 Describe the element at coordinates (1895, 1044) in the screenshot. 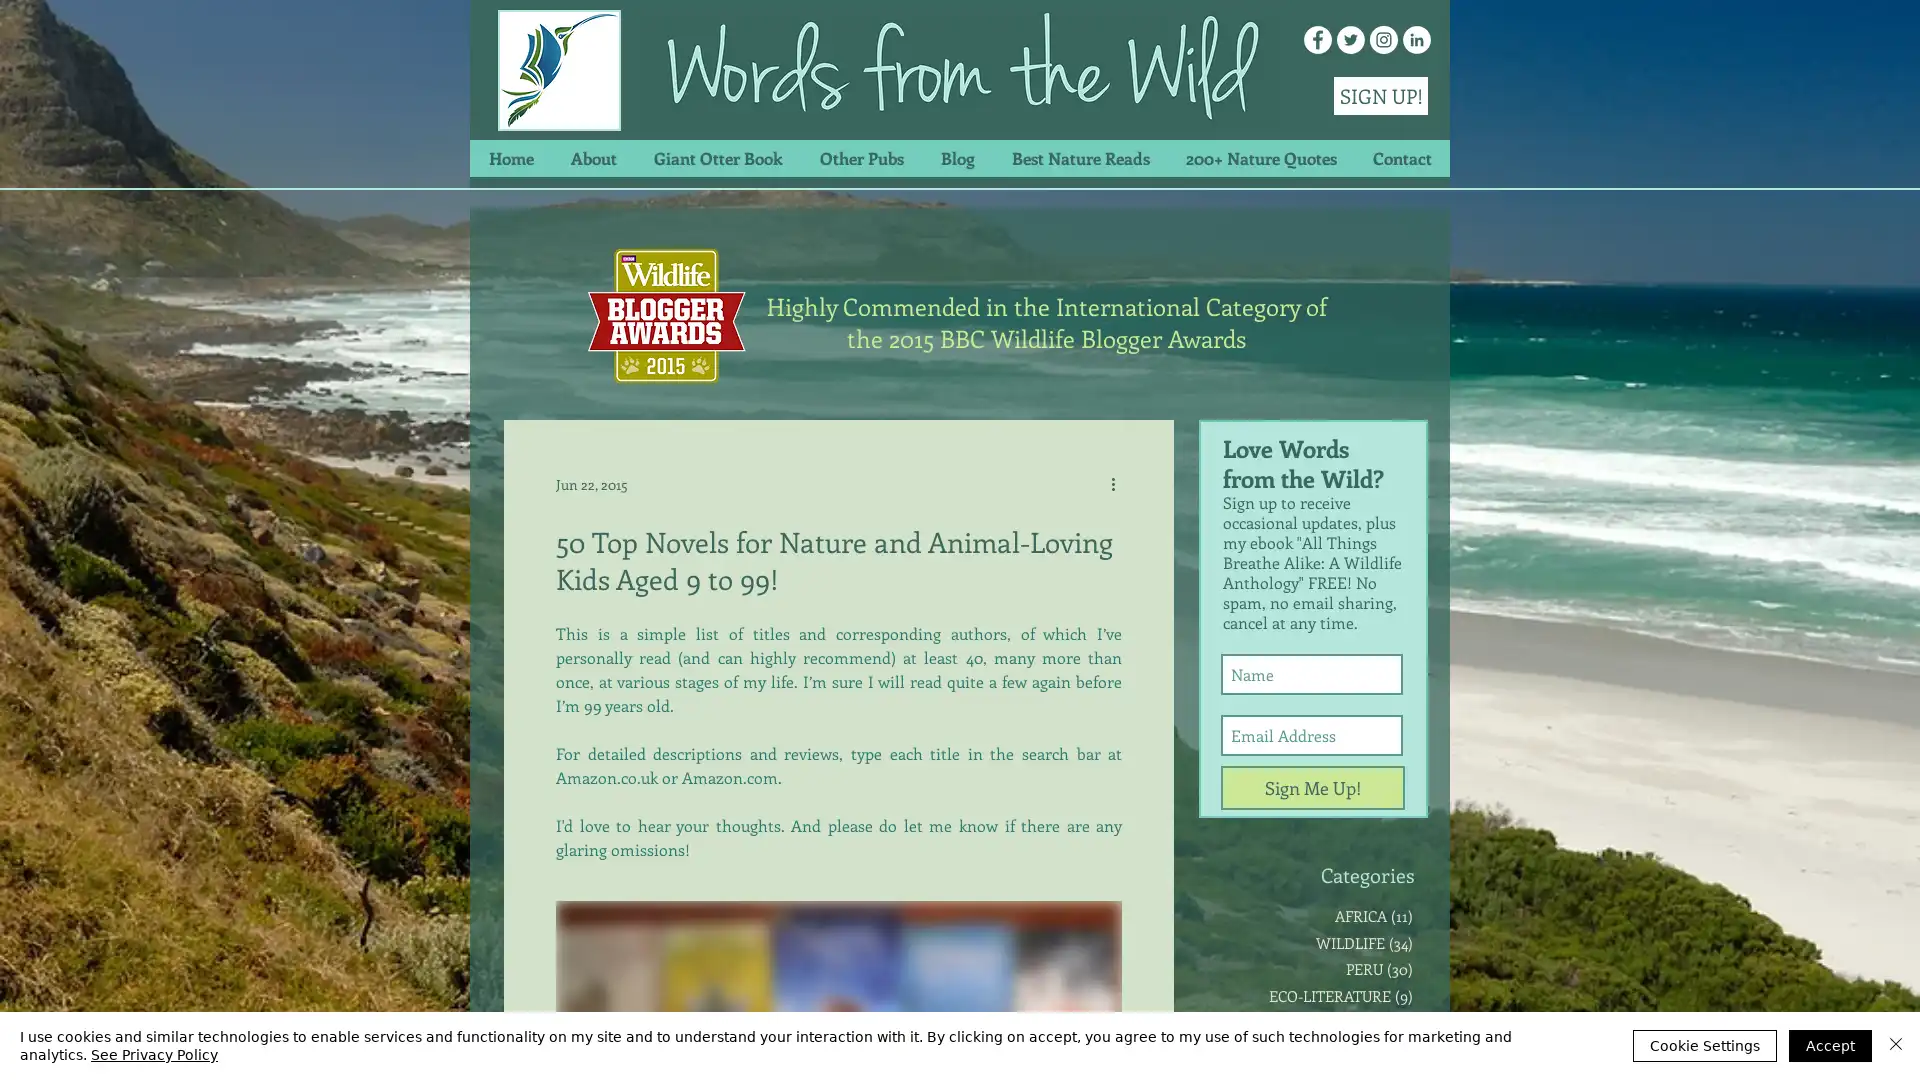

I see `Close` at that location.